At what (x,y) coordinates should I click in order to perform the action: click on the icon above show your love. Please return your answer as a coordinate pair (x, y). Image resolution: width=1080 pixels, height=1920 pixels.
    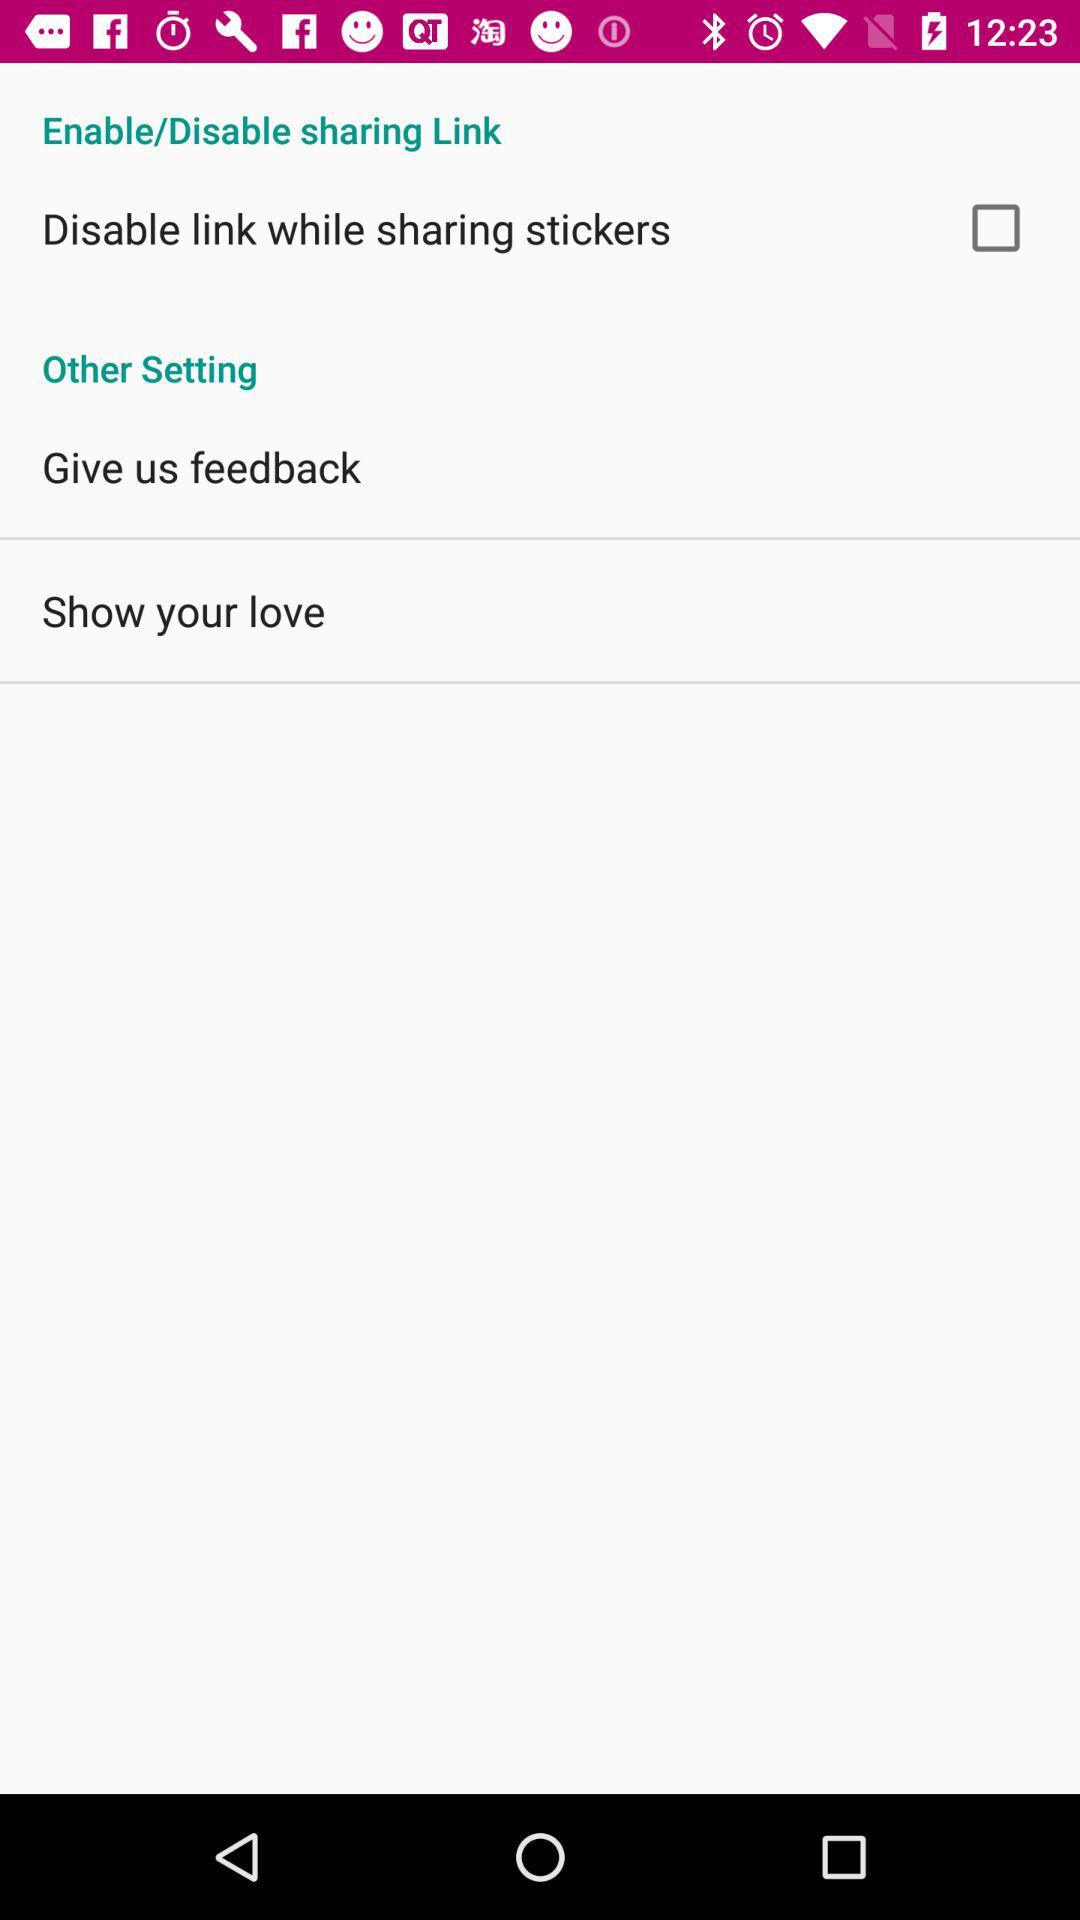
    Looking at the image, I should click on (201, 465).